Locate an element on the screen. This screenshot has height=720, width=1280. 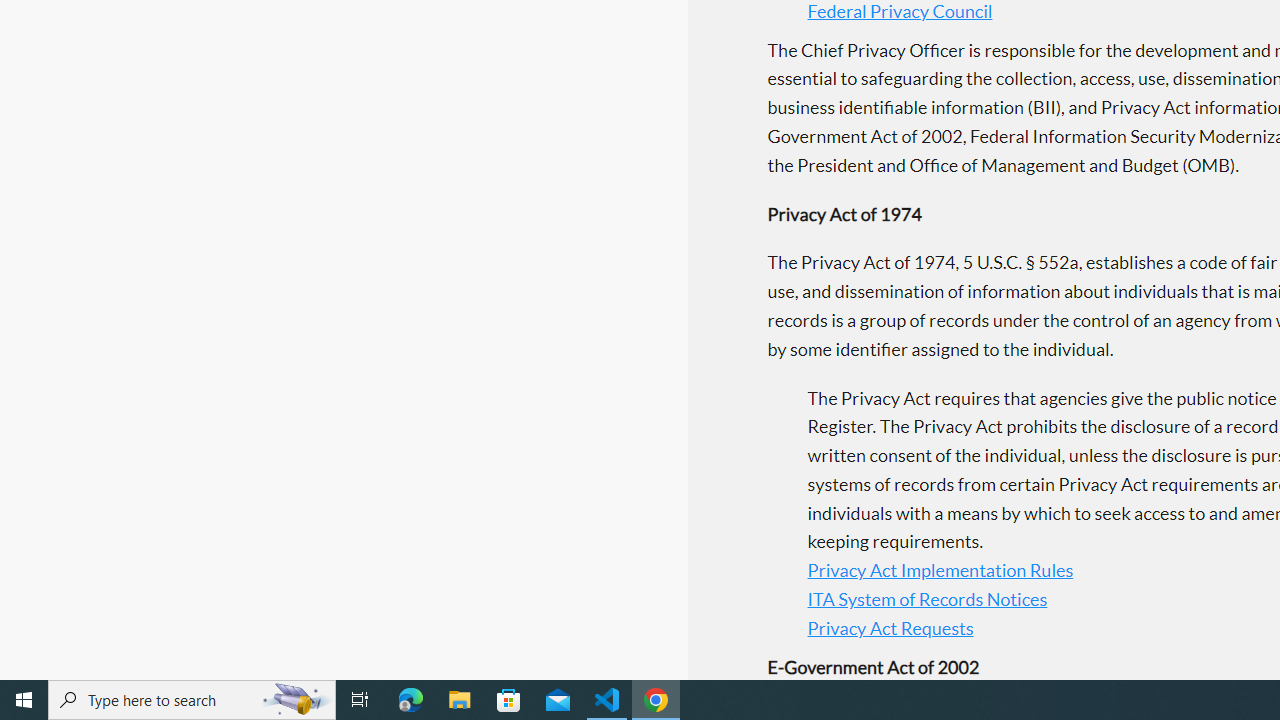
'Privacy Act Requests' is located at coordinates (889, 626).